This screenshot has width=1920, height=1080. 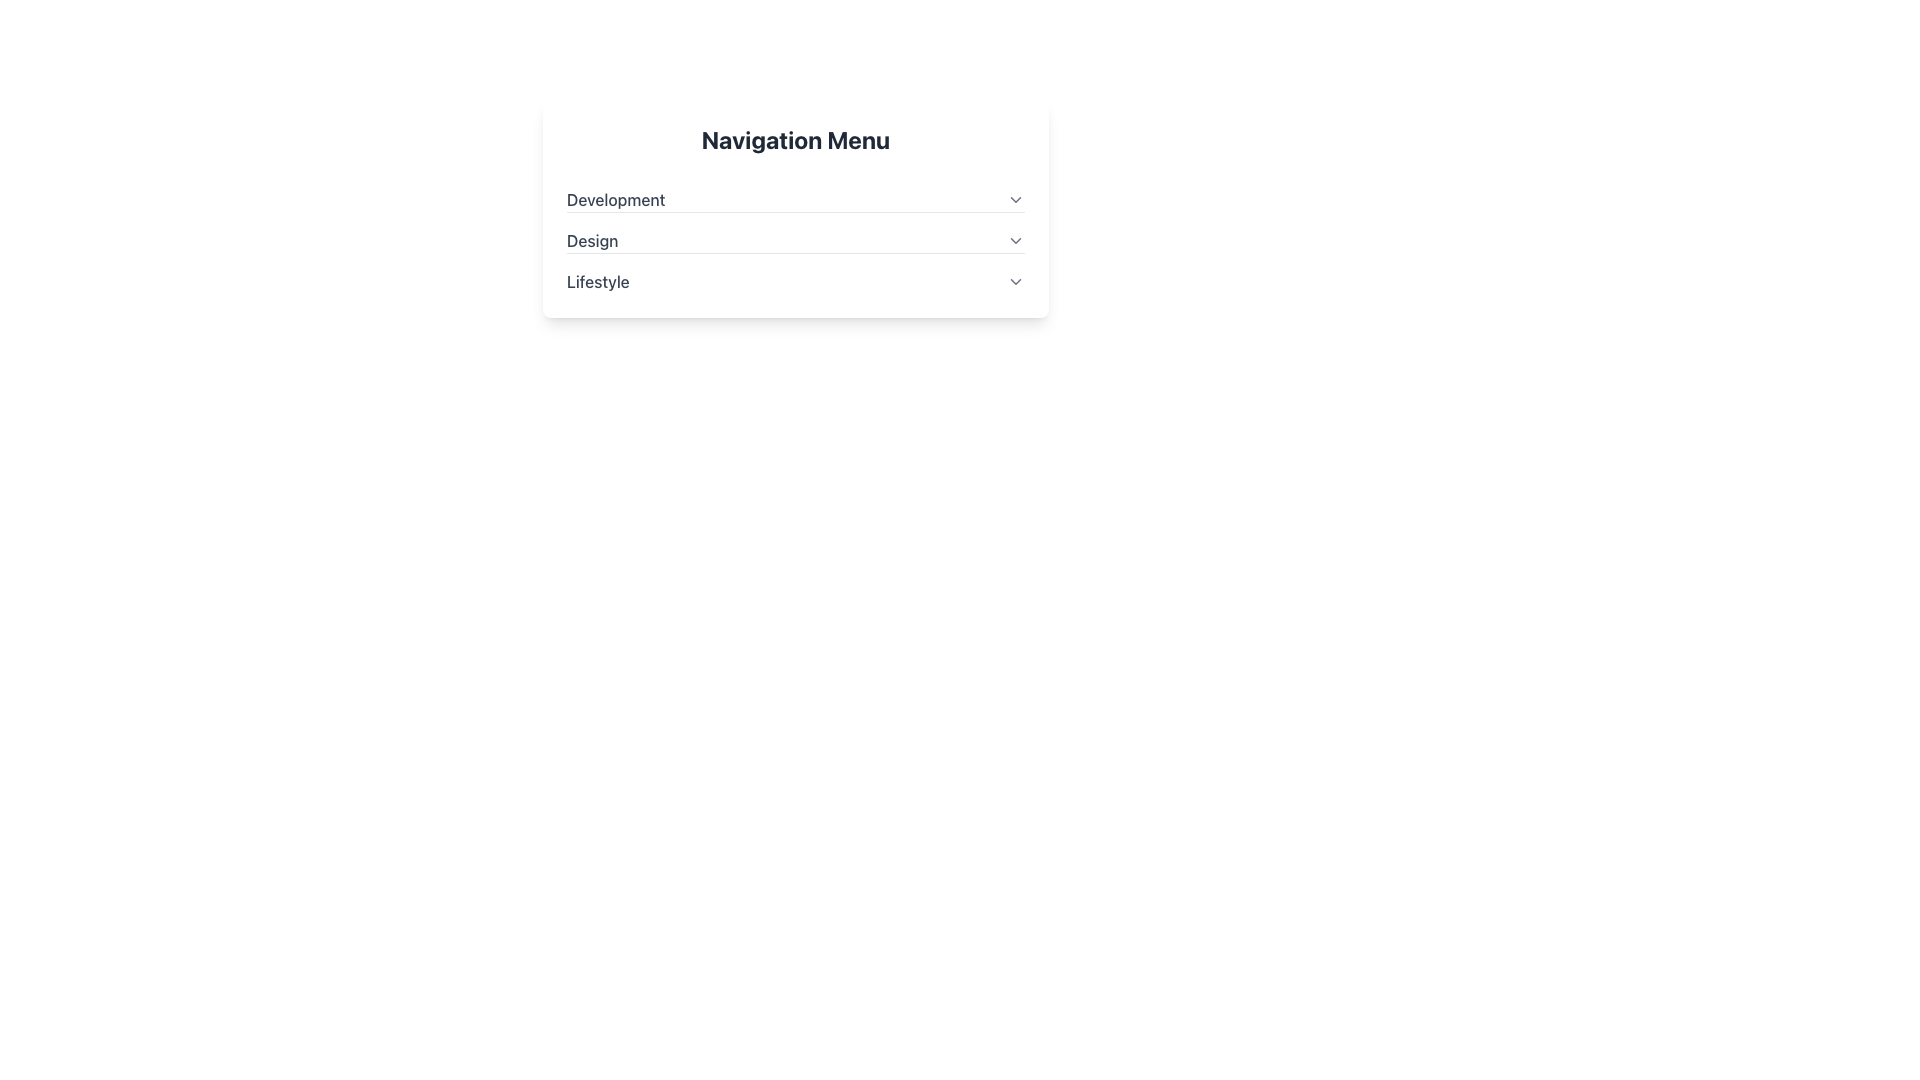 What do you see at coordinates (615, 200) in the screenshot?
I see `the text label 'Development' styled with a medium-weight font and gray color located in the top-left corner of the navigation menu` at bounding box center [615, 200].